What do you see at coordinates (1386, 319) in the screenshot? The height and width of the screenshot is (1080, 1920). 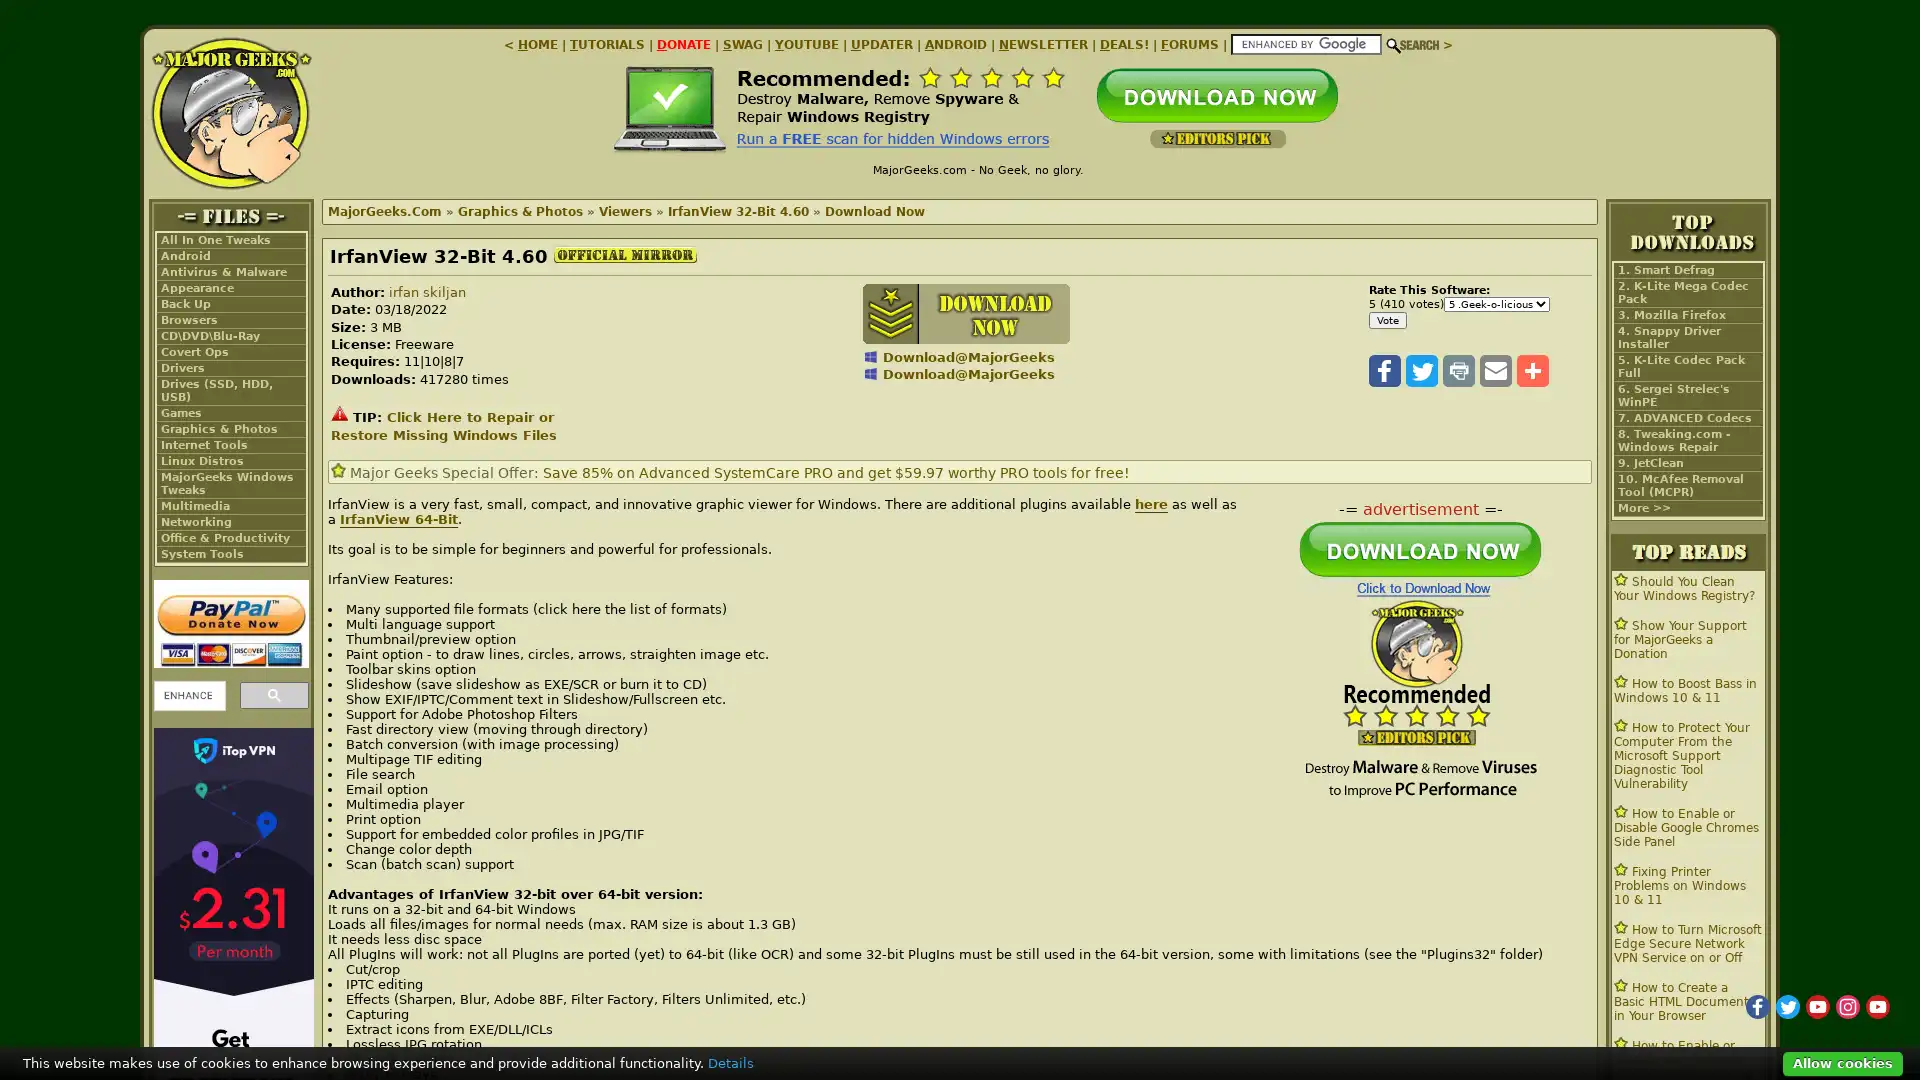 I see `Vote` at bounding box center [1386, 319].